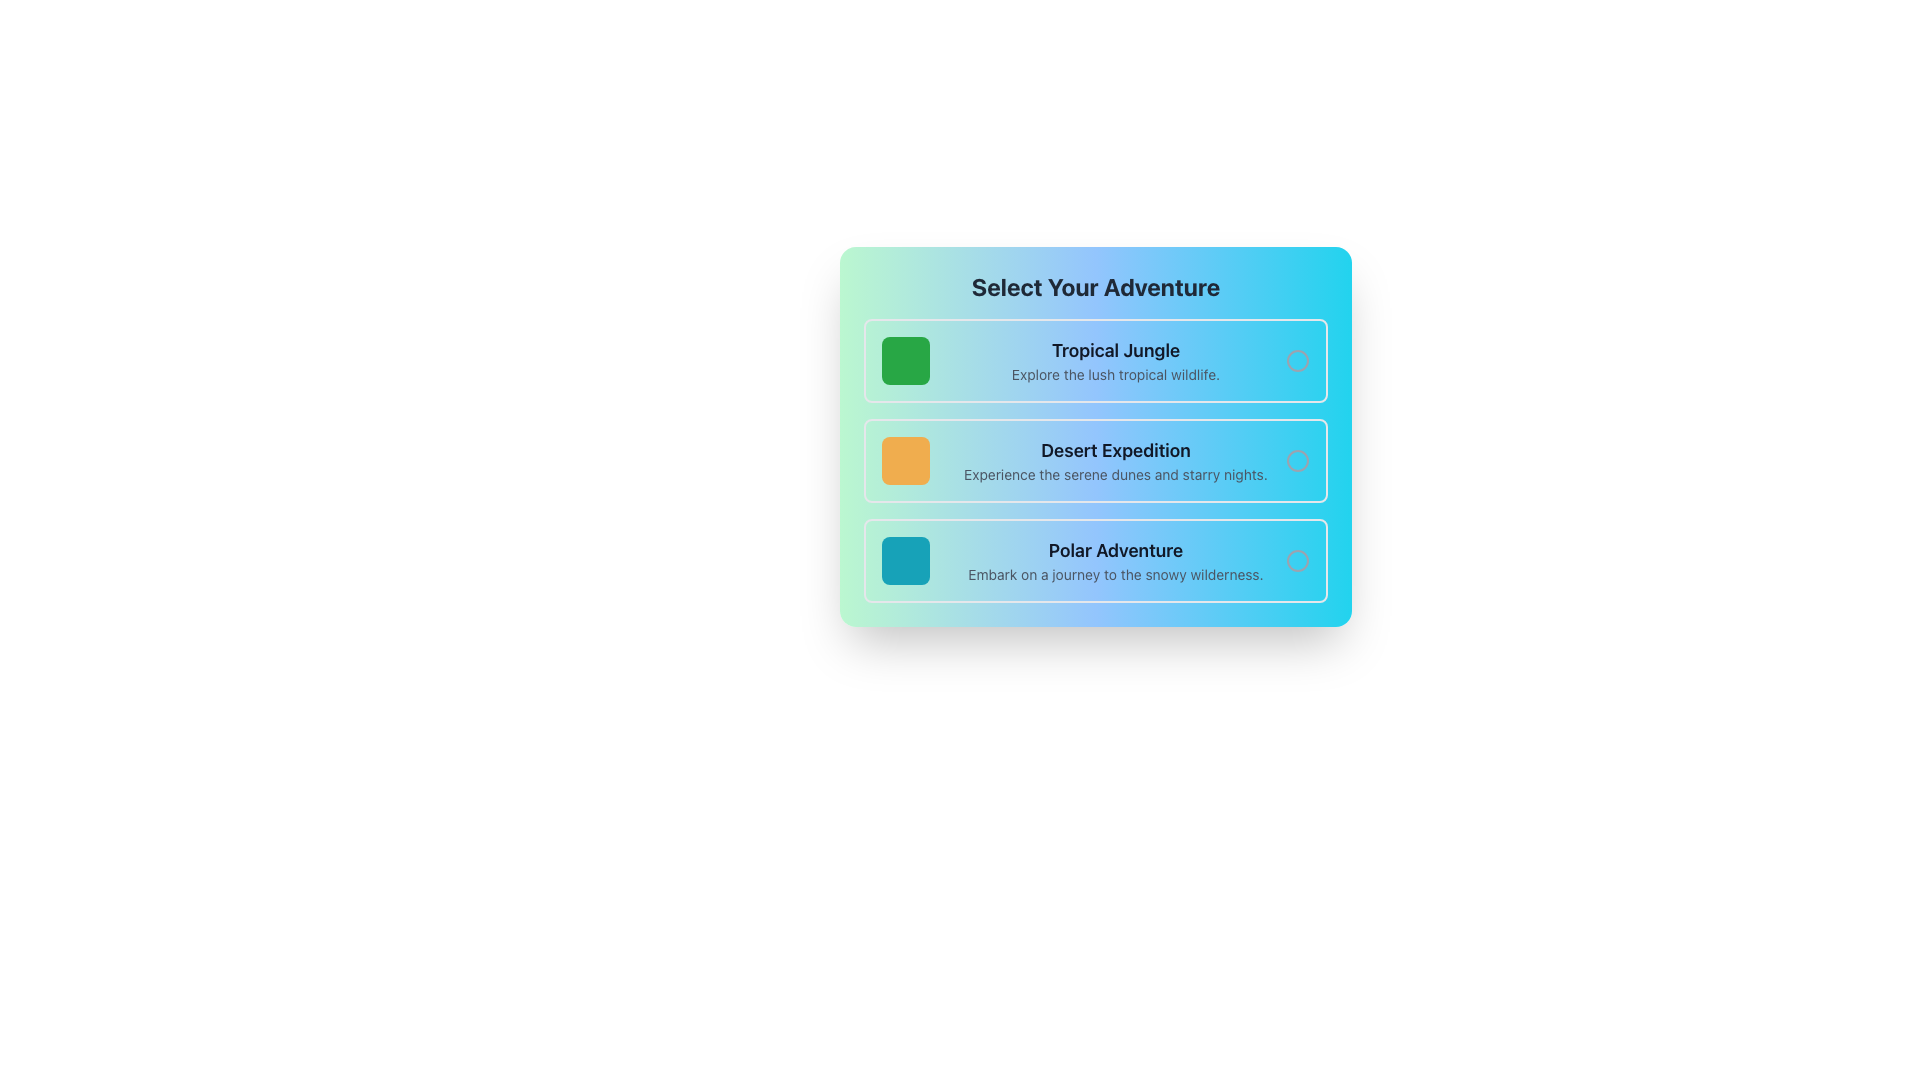 Image resolution: width=1920 pixels, height=1080 pixels. I want to click on the static text paragraph that provides information about the 'Desert Expedition' option, located below the title within the middle card of the vertically stacked list of options, so click(1115, 474).